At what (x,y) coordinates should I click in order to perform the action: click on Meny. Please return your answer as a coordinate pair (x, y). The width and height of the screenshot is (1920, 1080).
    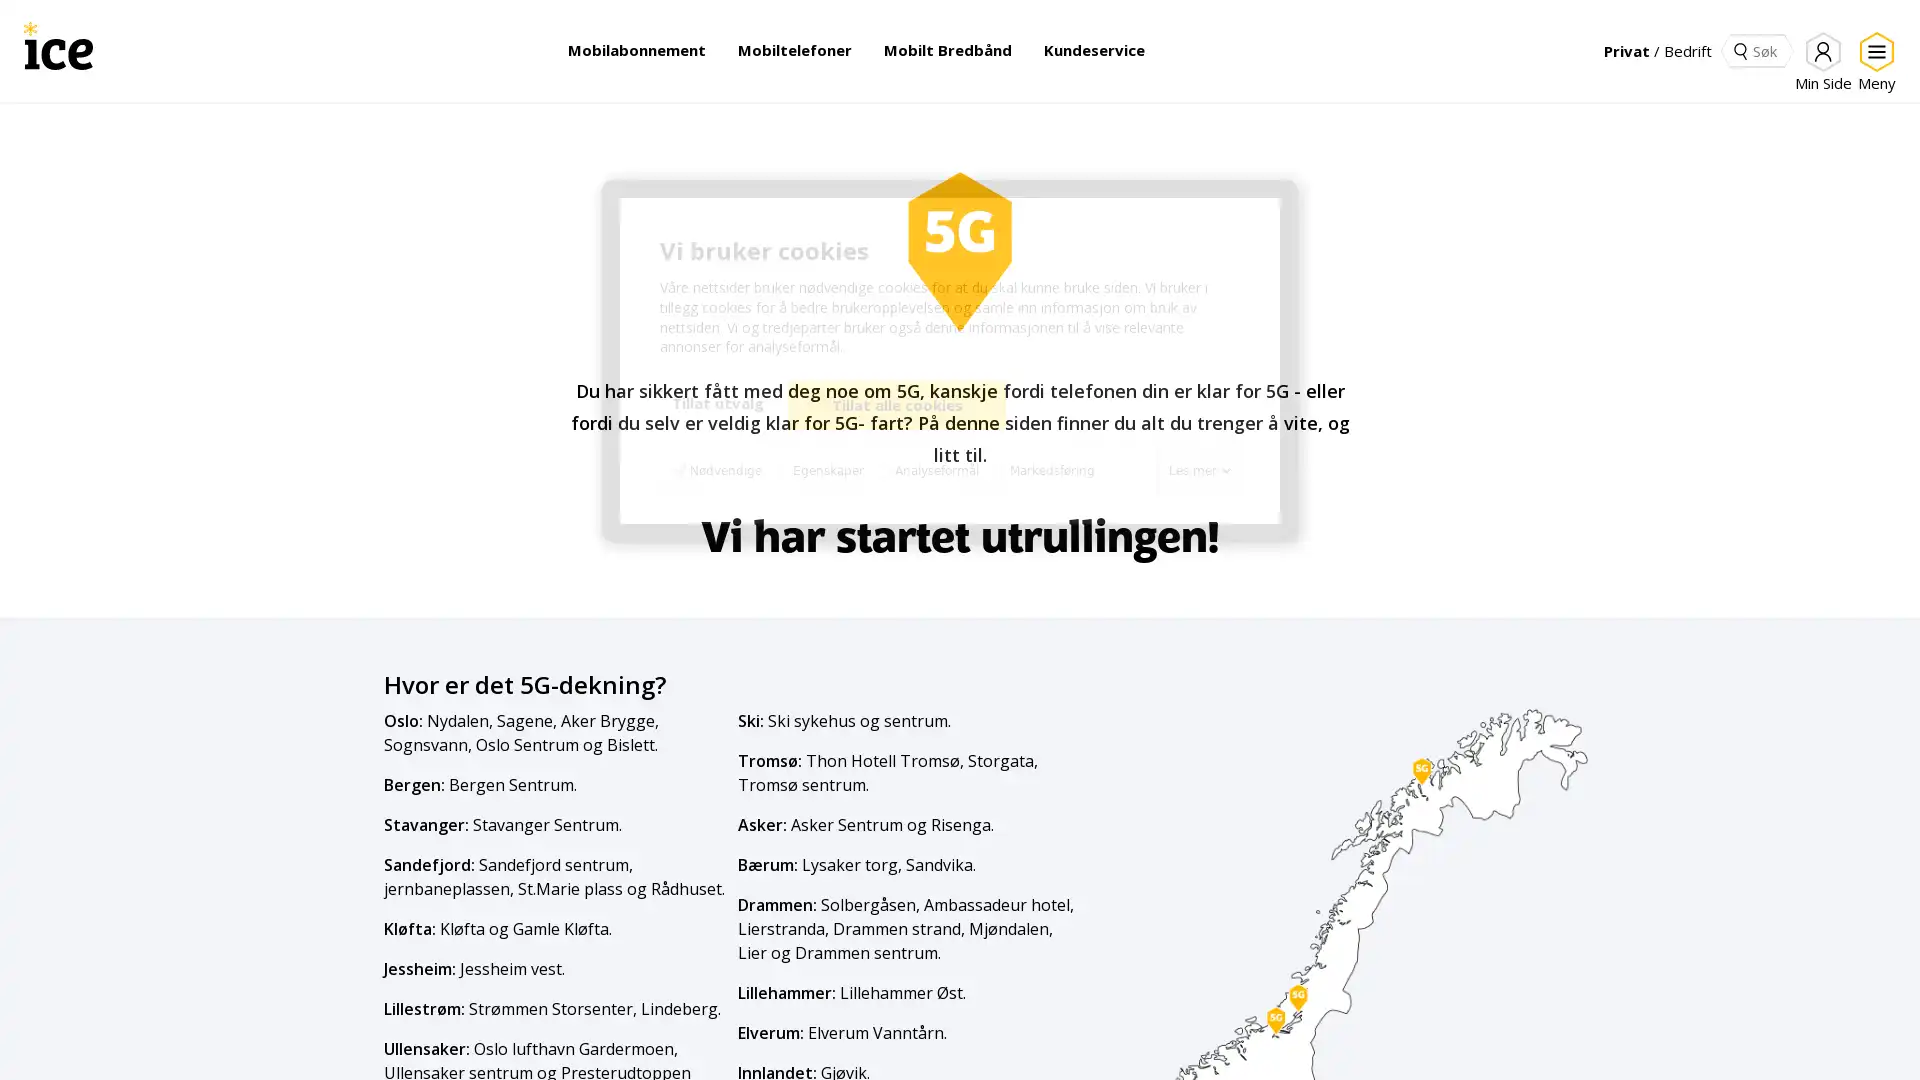
    Looking at the image, I should click on (1872, 61).